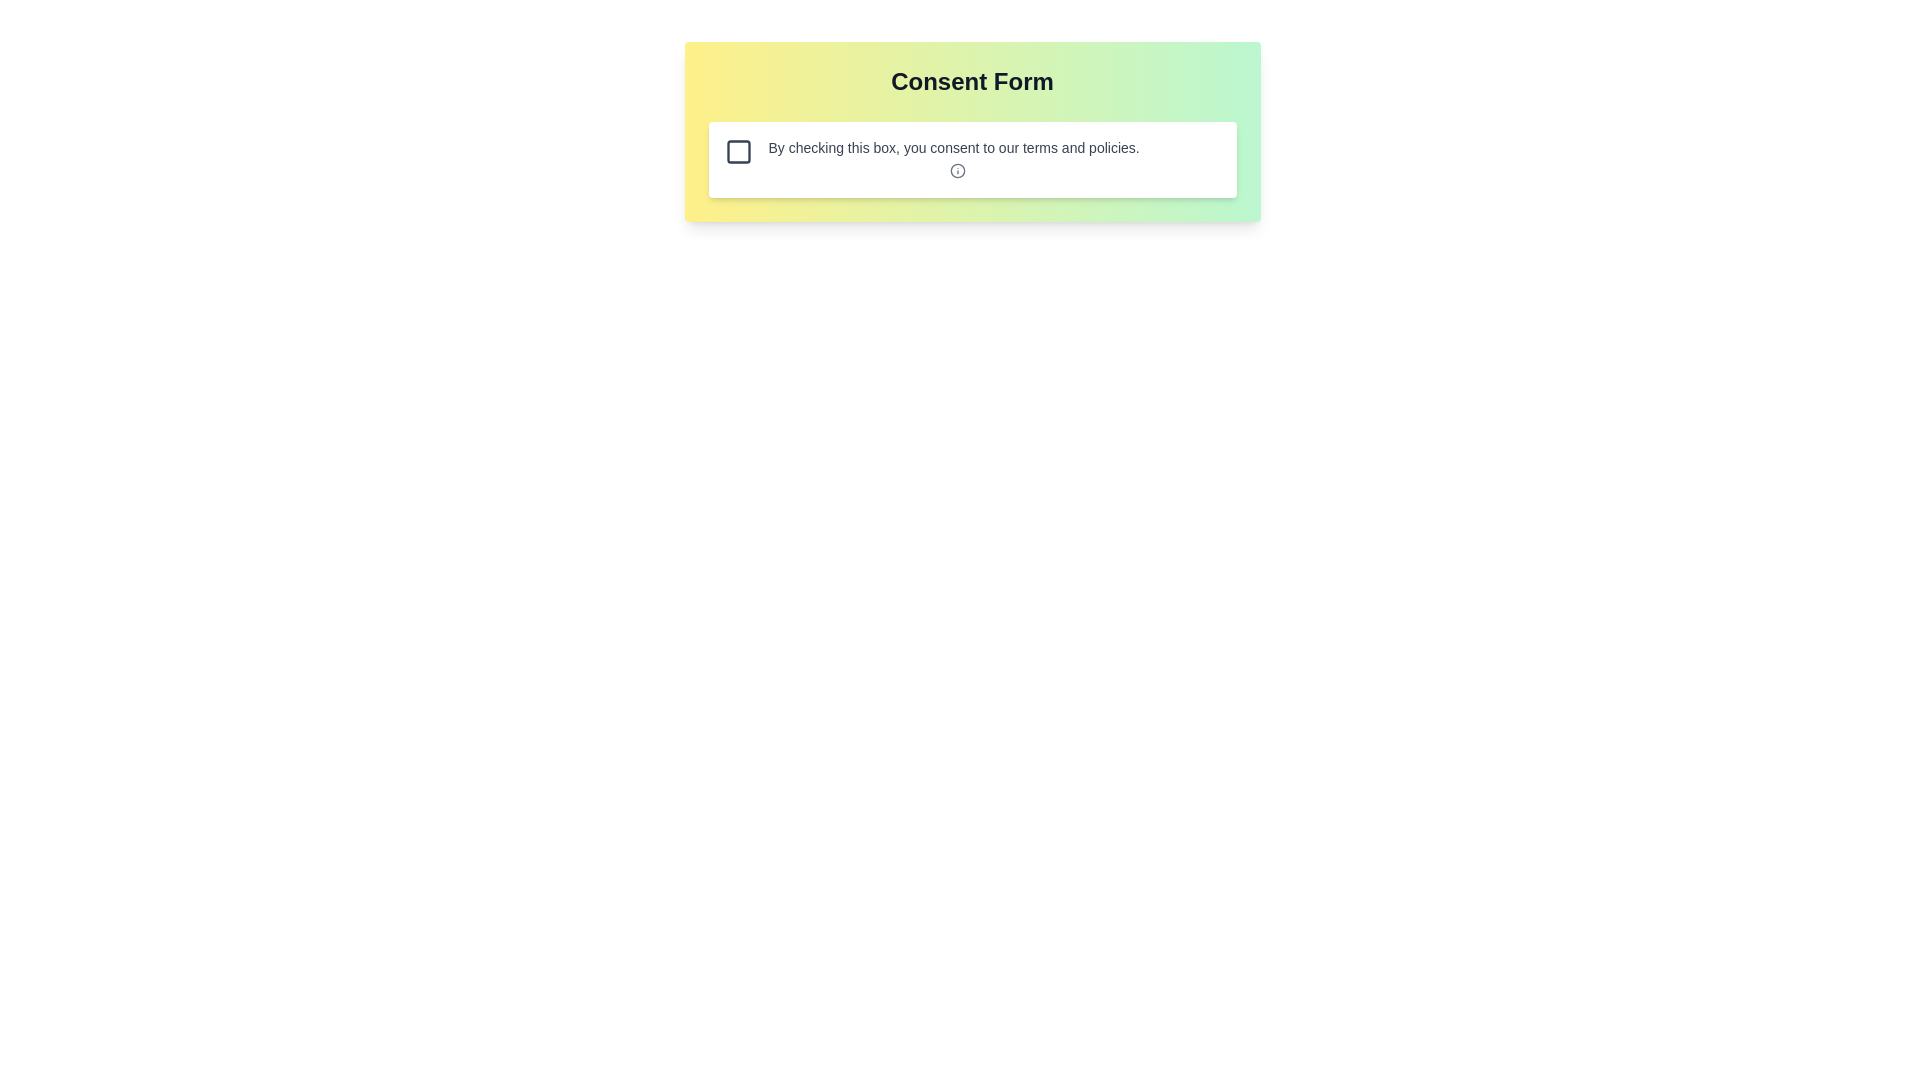 The height and width of the screenshot is (1080, 1920). Describe the element at coordinates (957, 169) in the screenshot. I see `the small circular information icon located to the right of the text 'By checking this box, you consent to our terms and policies.'` at that location.